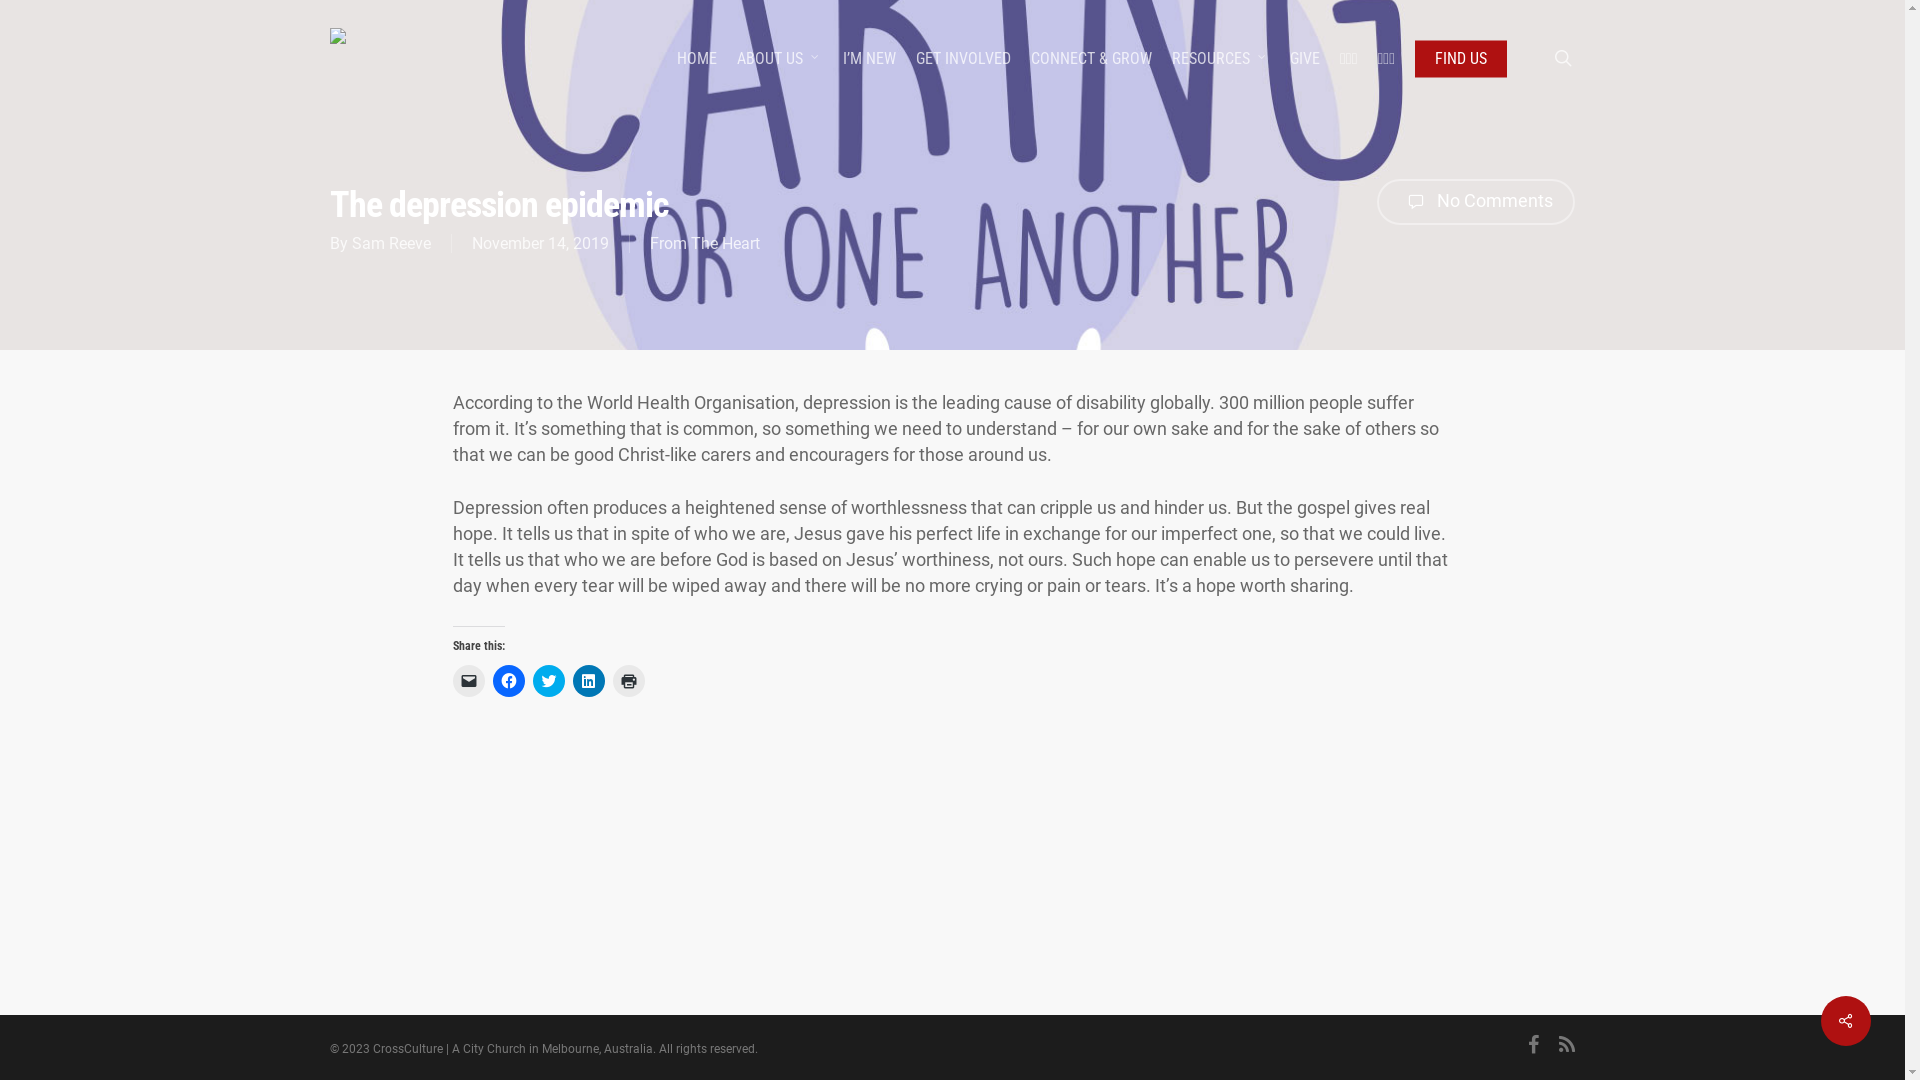 The image size is (1920, 1080). I want to click on 'Sam Reeve', so click(391, 242).